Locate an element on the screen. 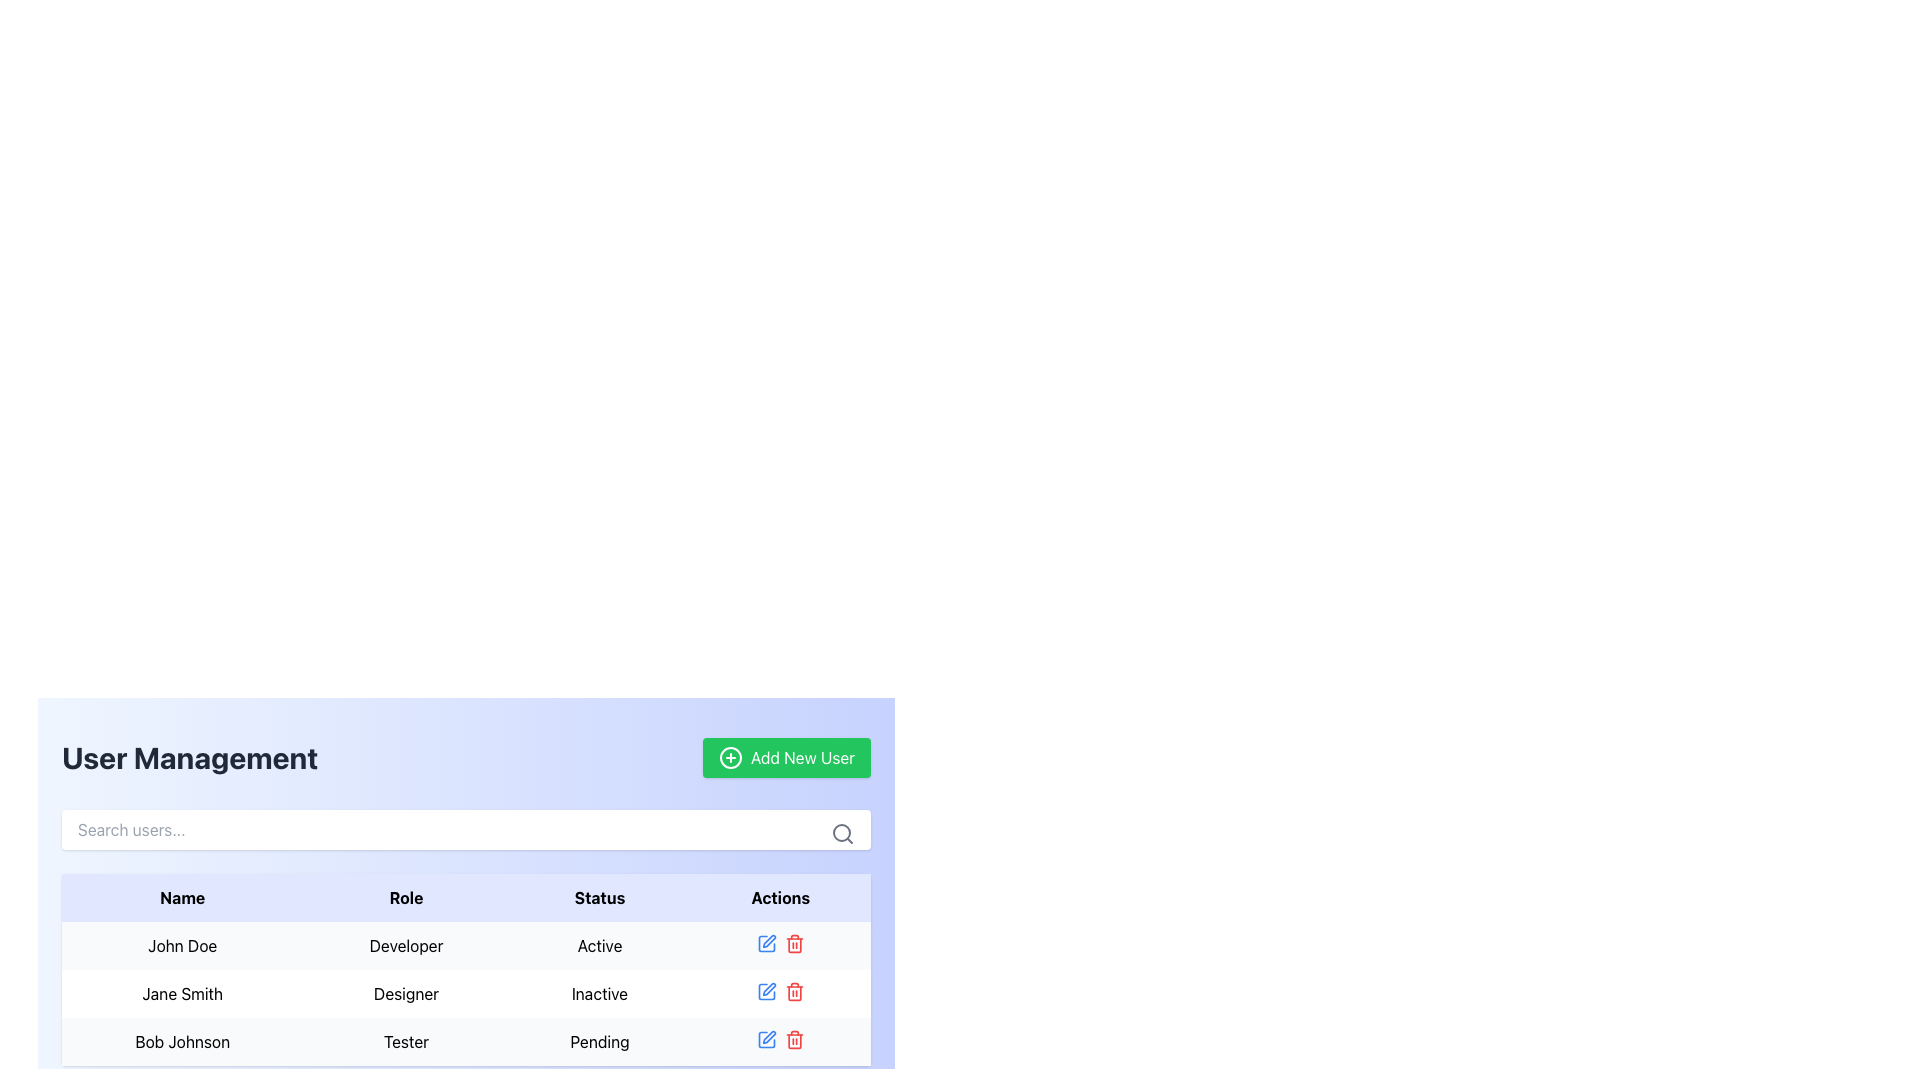 The width and height of the screenshot is (1920, 1080). the 'Status' text label, which is the third item in a header row of four columns, styled in bold and located between 'Role' and 'Actions' is located at coordinates (599, 897).